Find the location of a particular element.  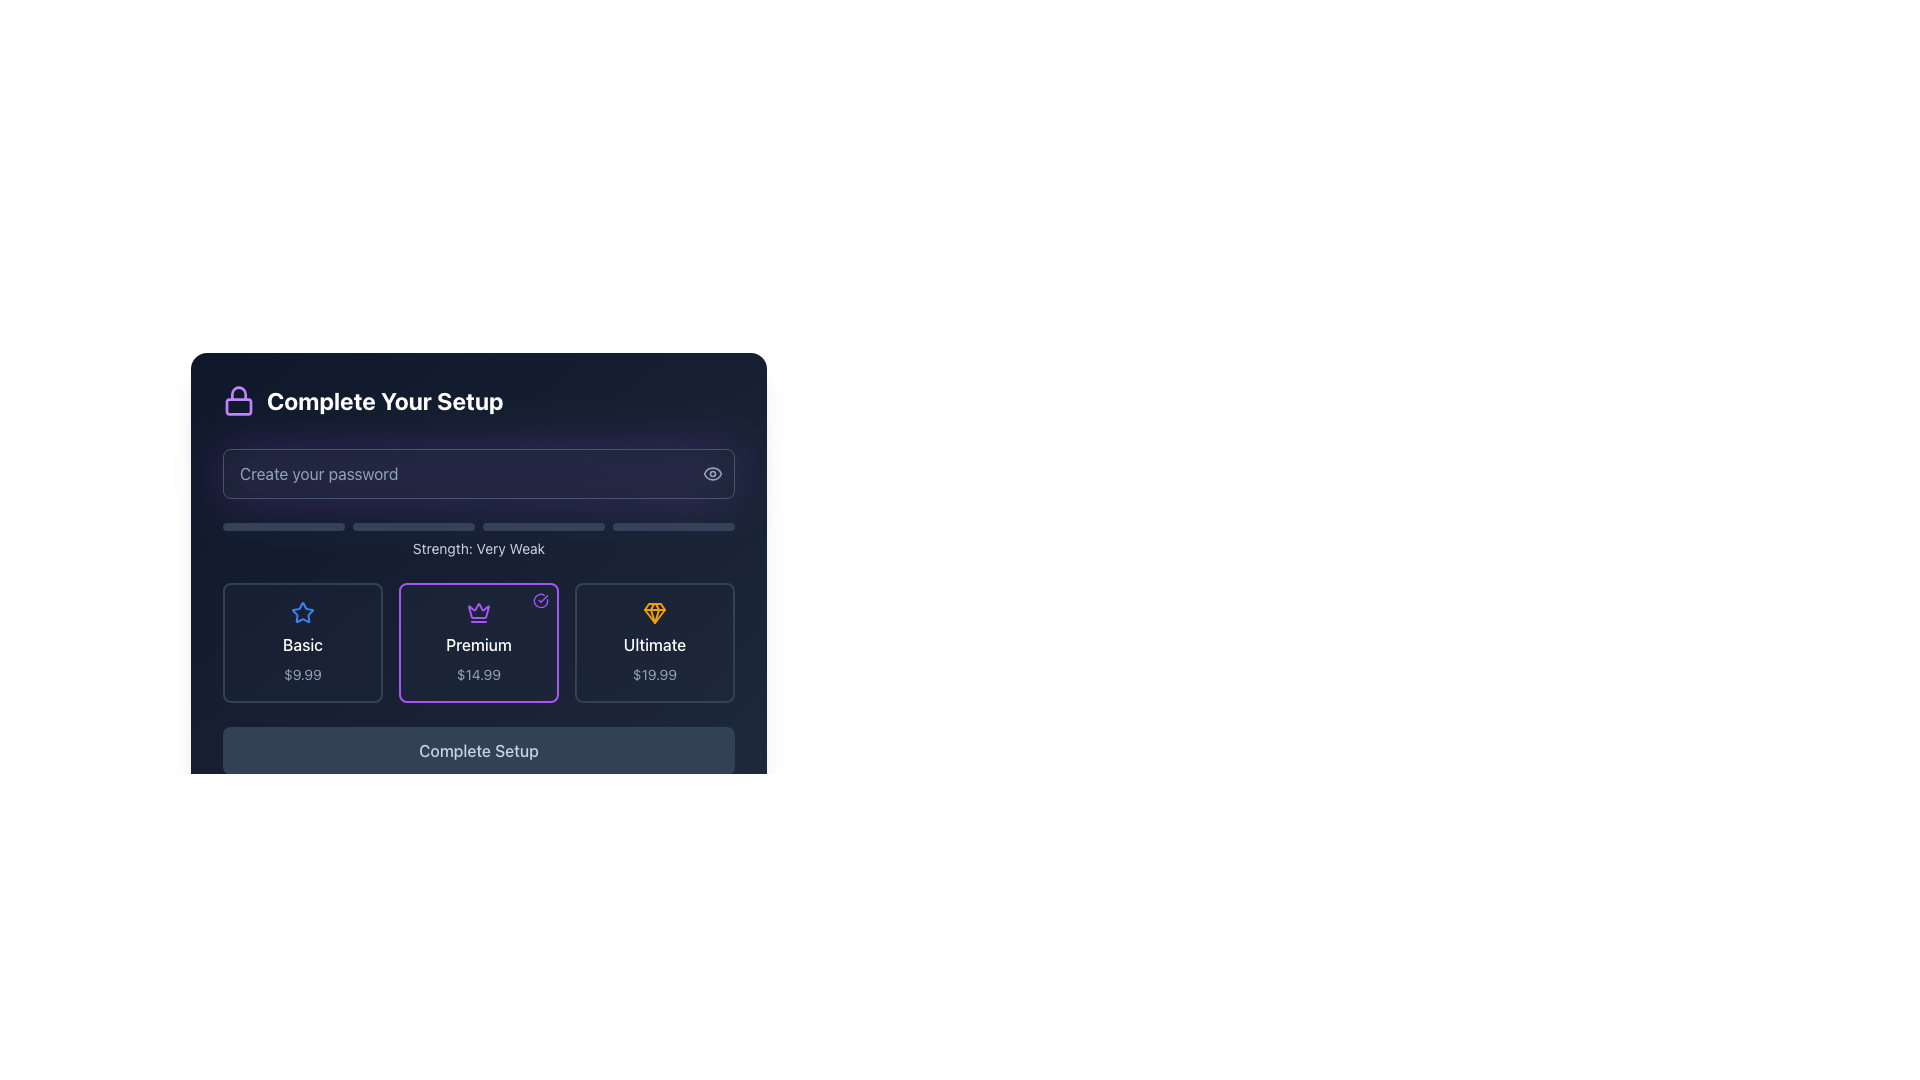

the 'Ultimate' subscription plan button, which is the rightmost option in the subscription grid priced at $19.99 is located at coordinates (654, 643).